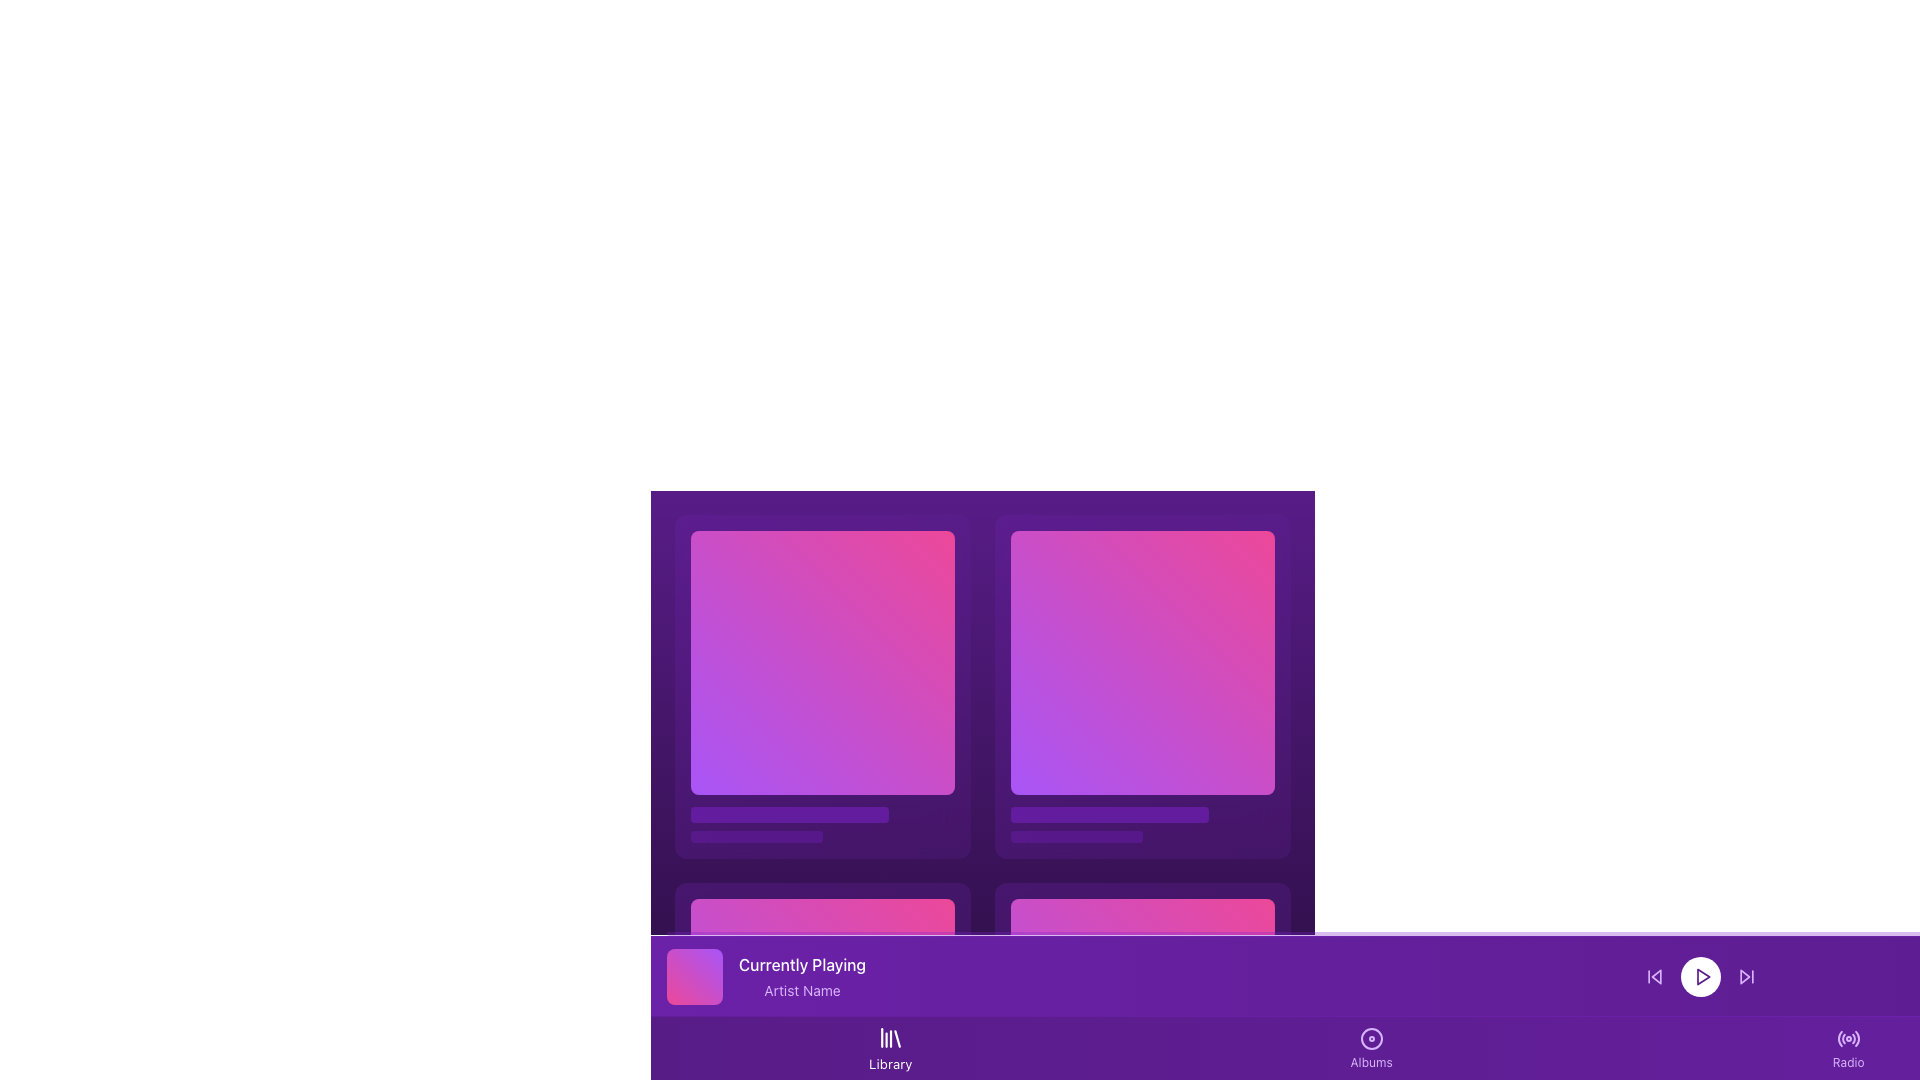  Describe the element at coordinates (822, 685) in the screenshot. I see `the first hoverable card in the 2x2 grid structure located in the top-left corner` at that location.